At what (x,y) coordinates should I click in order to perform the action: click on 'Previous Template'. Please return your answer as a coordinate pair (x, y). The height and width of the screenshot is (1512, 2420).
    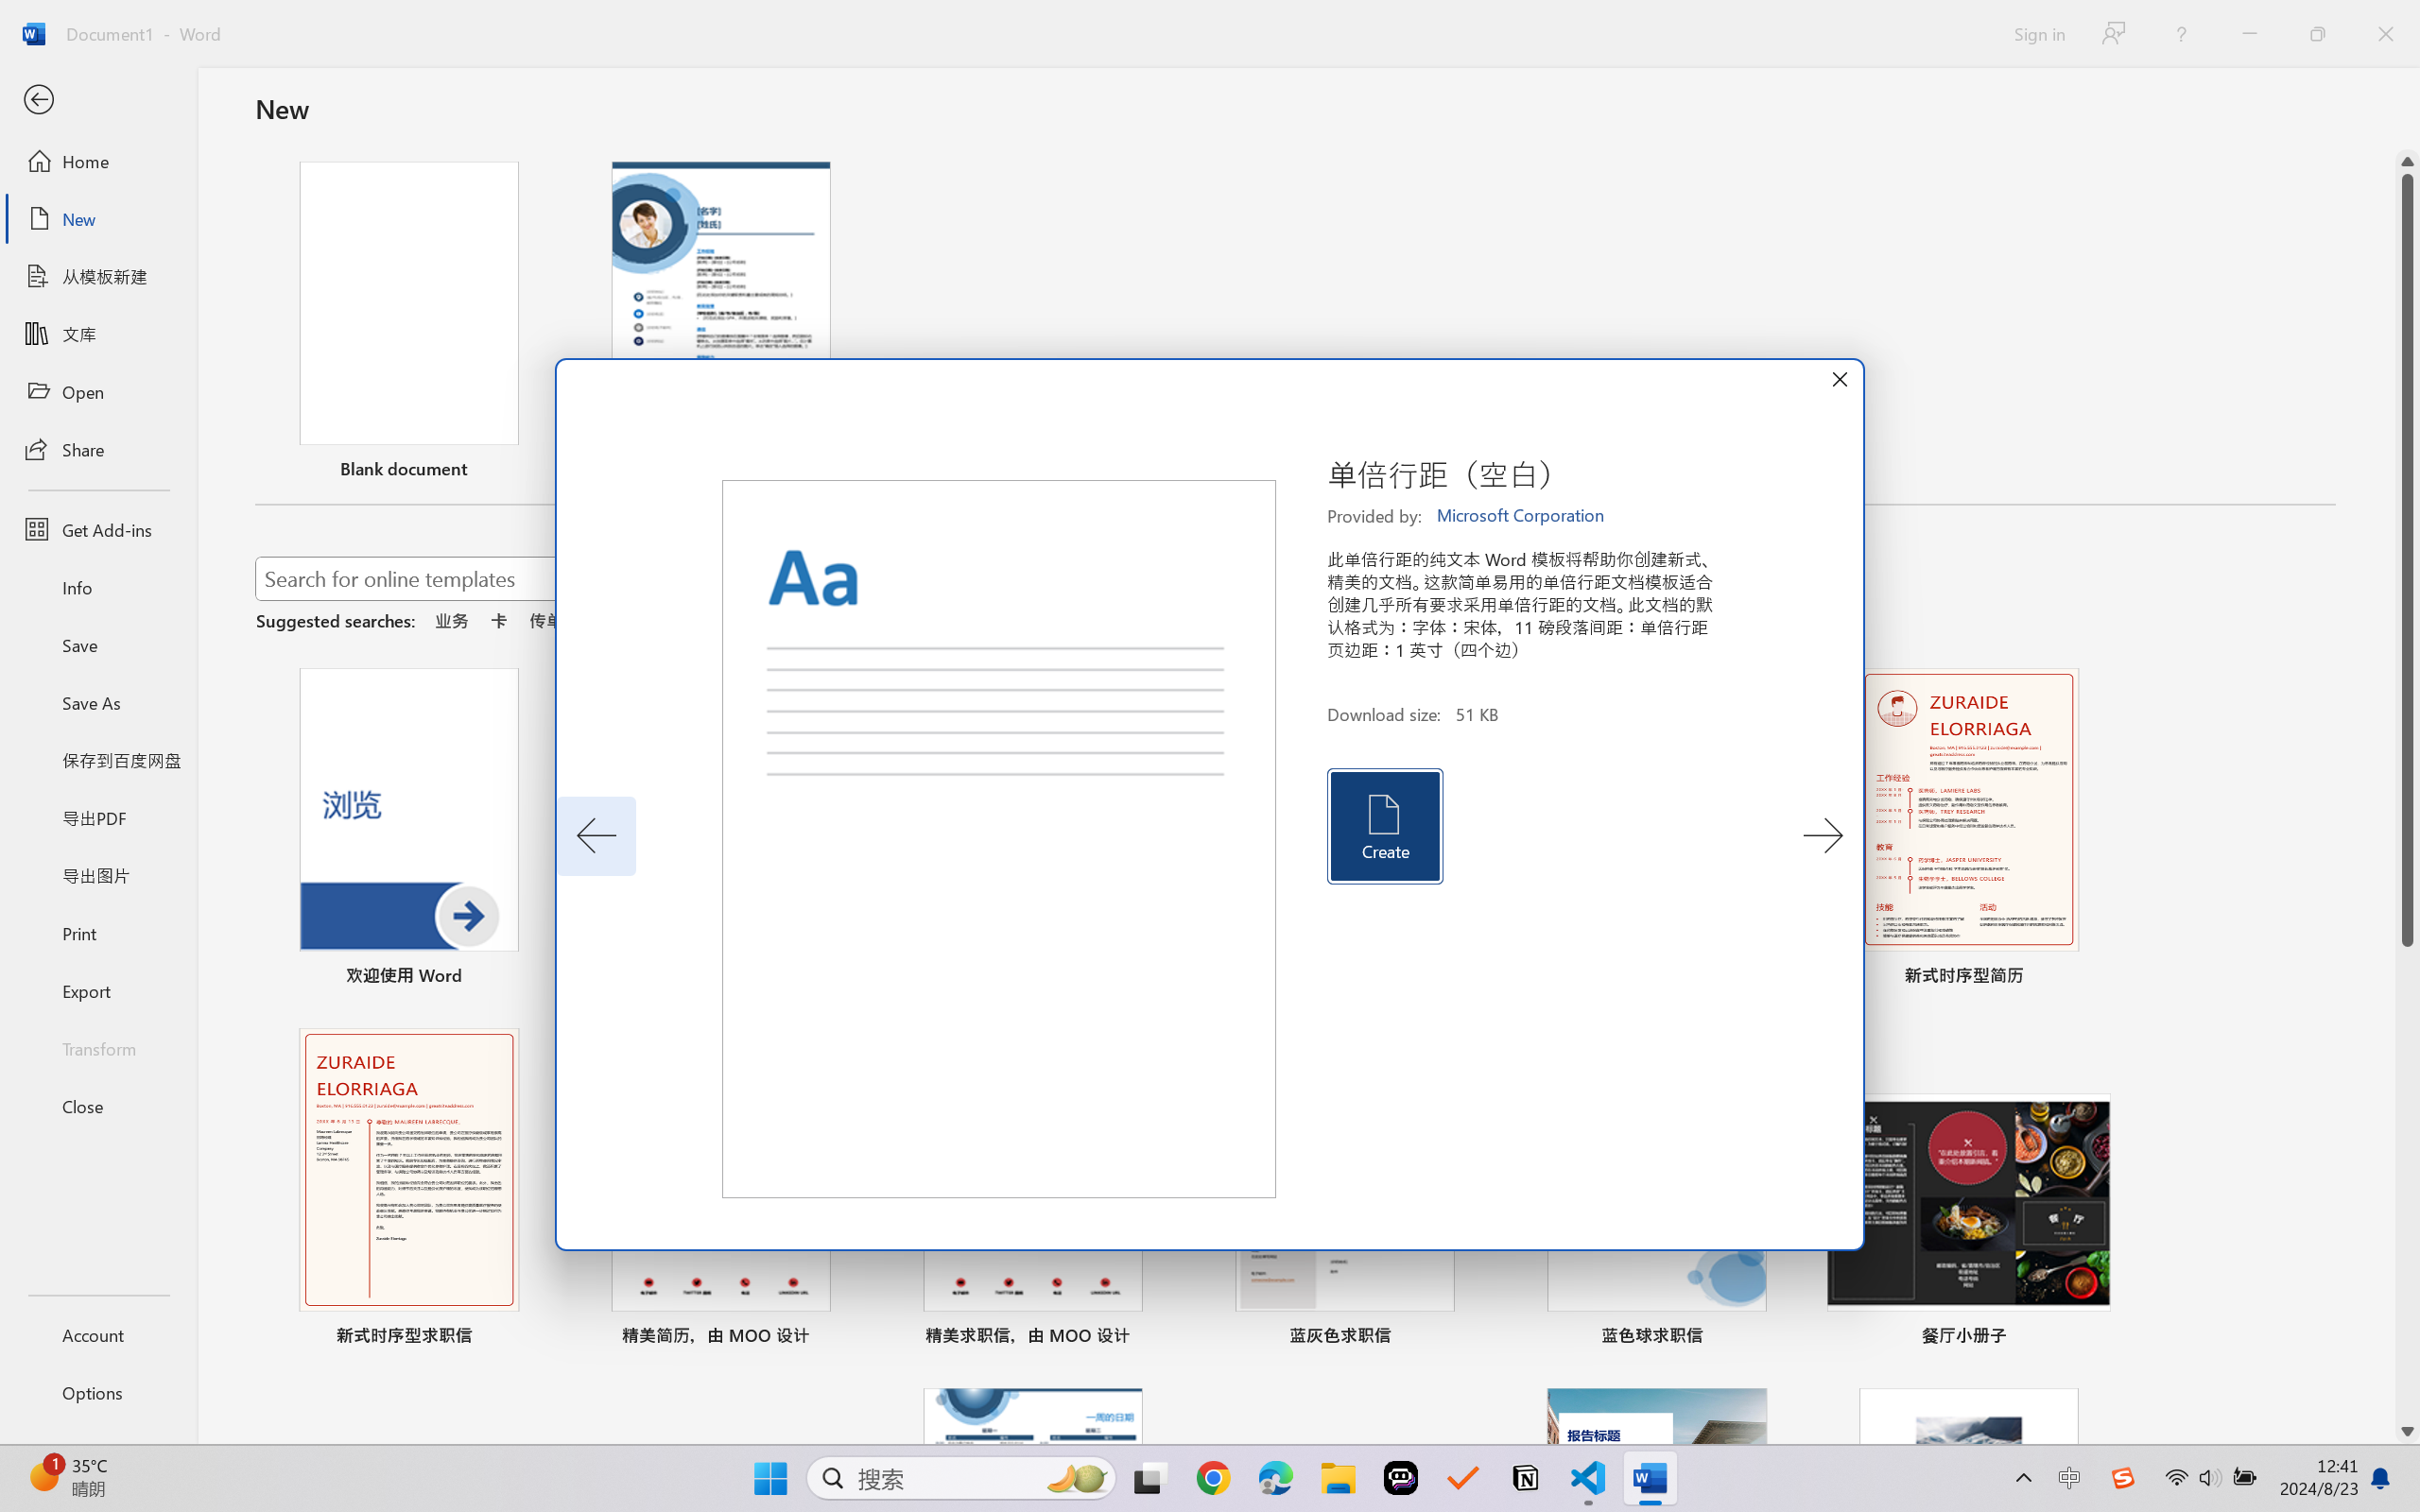
    Looking at the image, I should click on (596, 835).